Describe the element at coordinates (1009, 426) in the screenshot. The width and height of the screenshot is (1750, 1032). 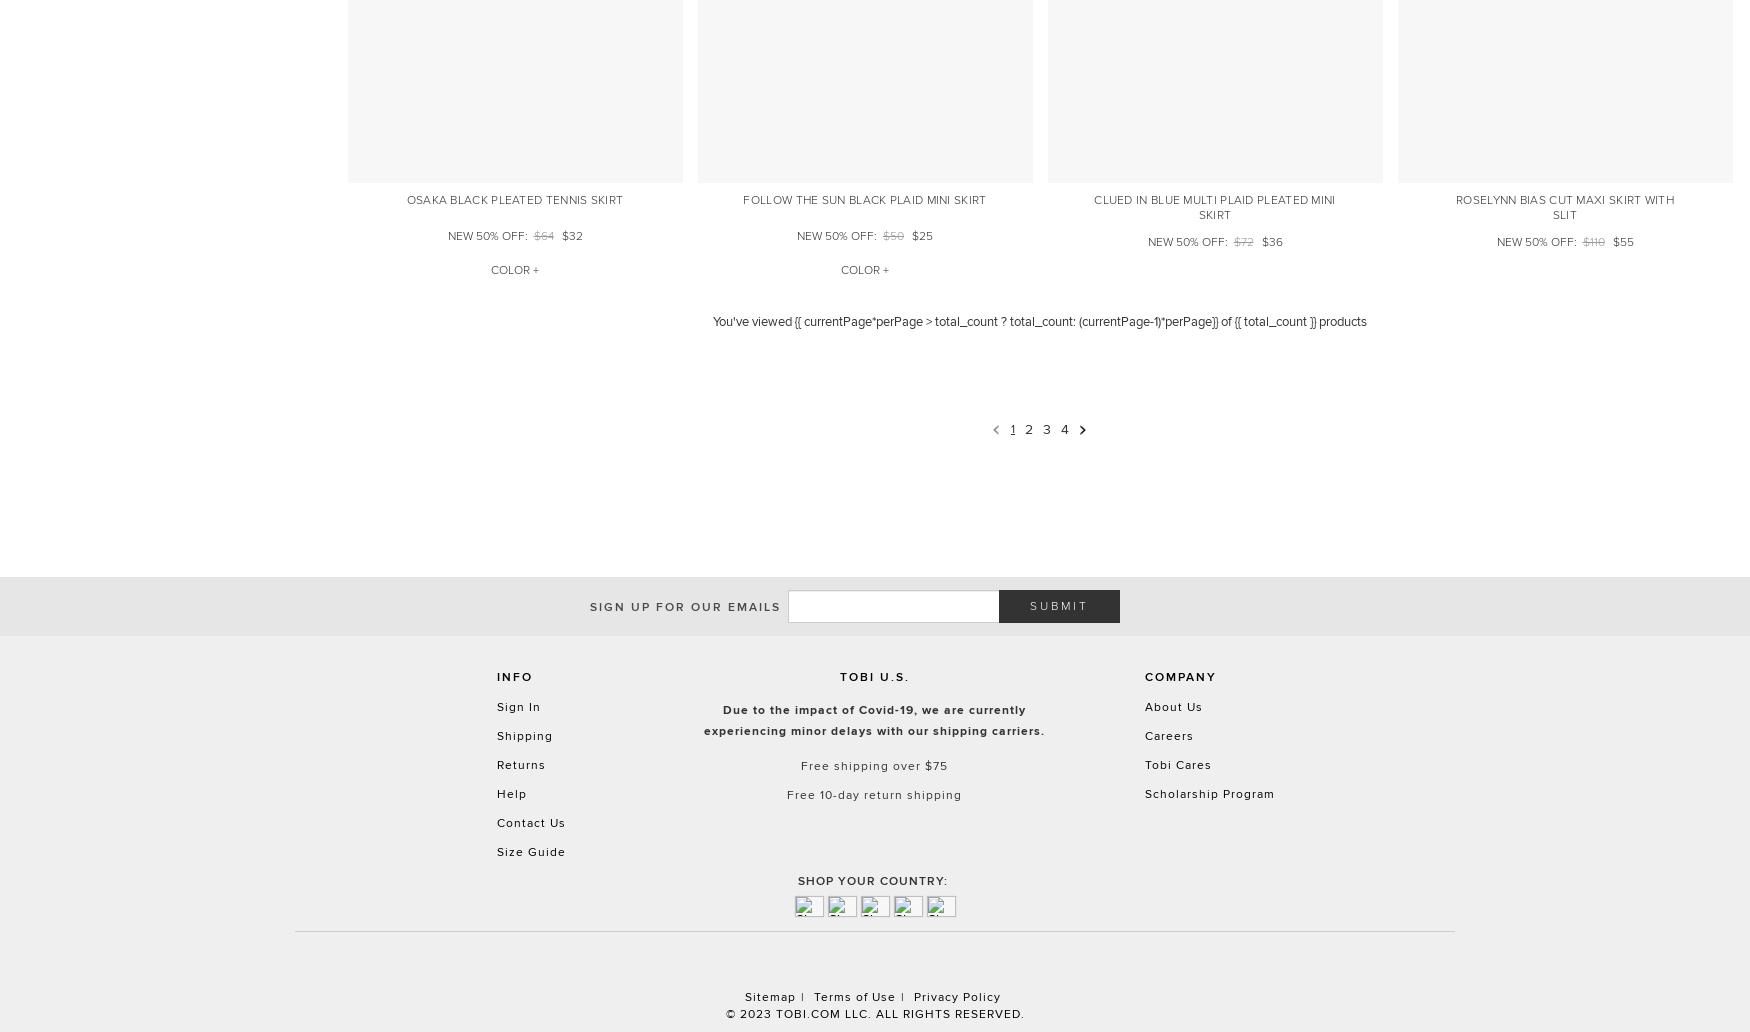
I see `'1'` at that location.